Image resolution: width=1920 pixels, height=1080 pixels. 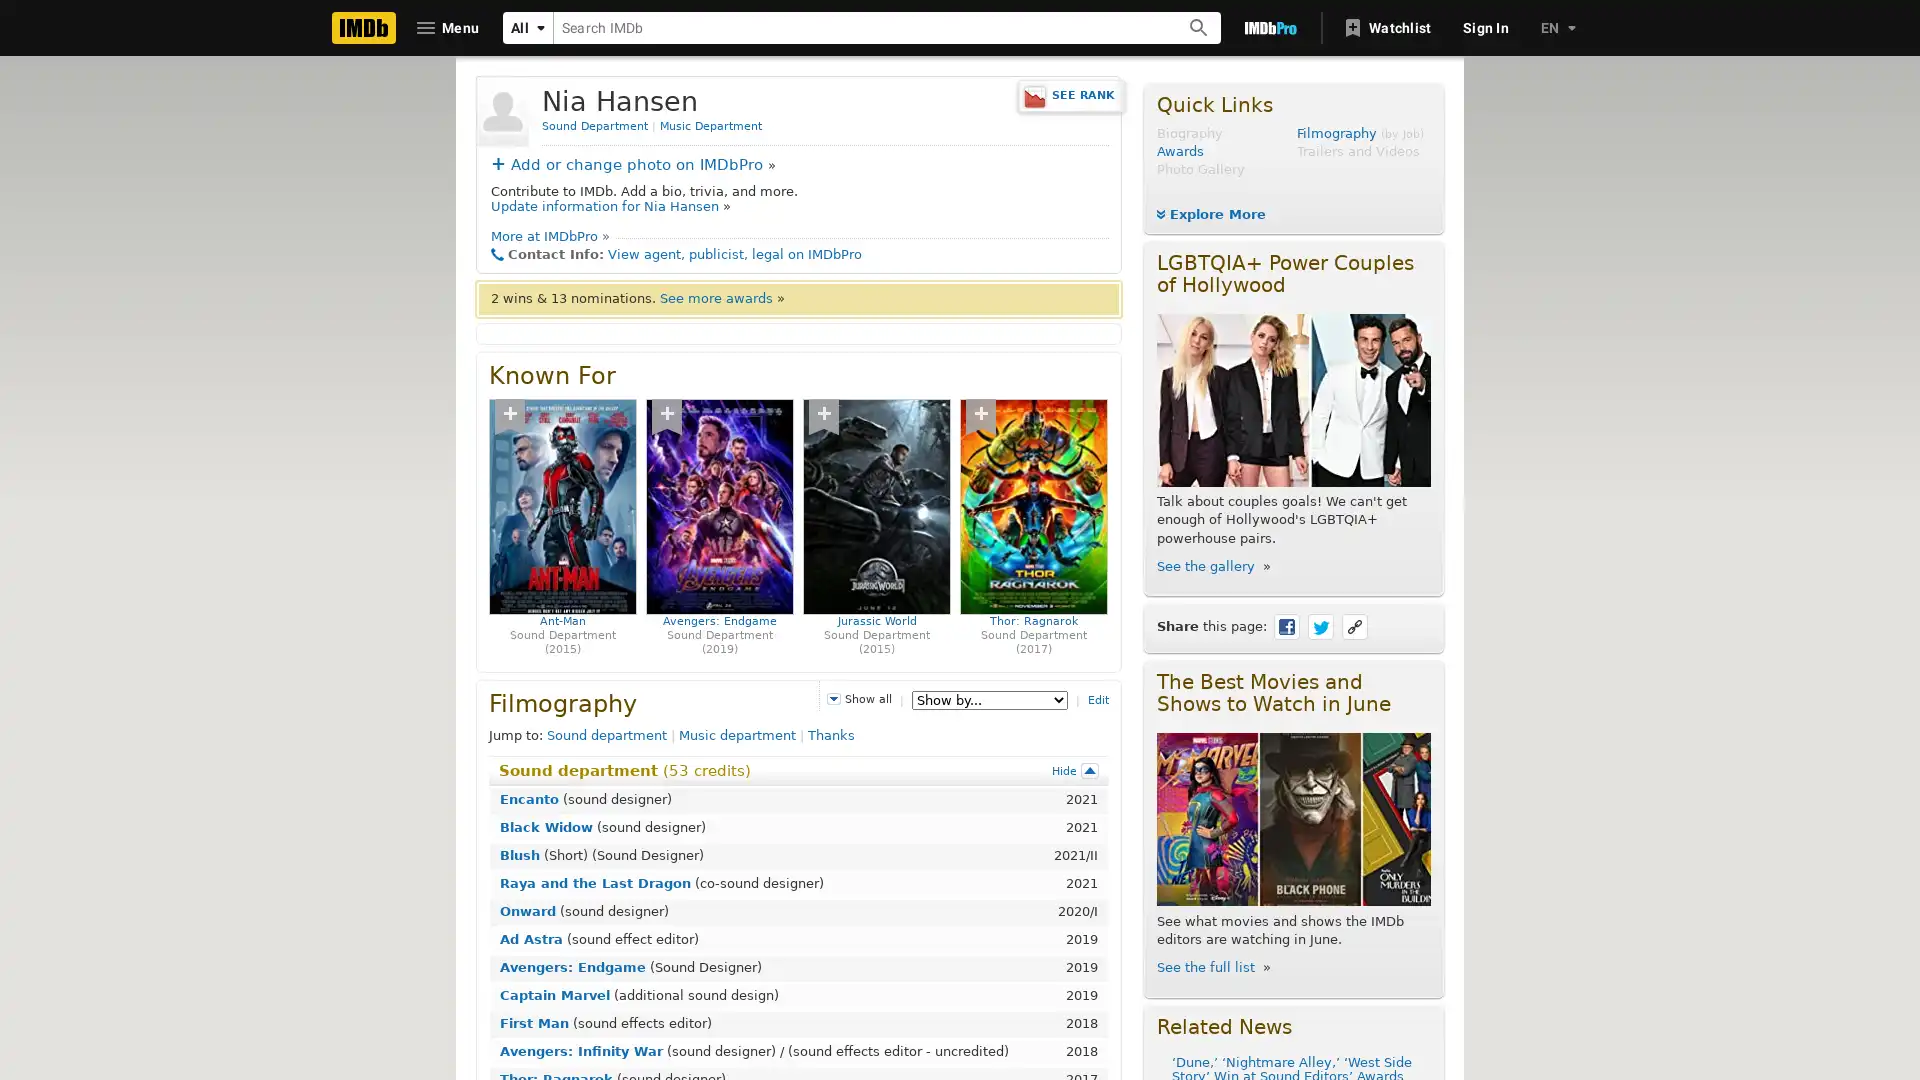 I want to click on Open Navigation Drawer, so click(x=448, y=27).